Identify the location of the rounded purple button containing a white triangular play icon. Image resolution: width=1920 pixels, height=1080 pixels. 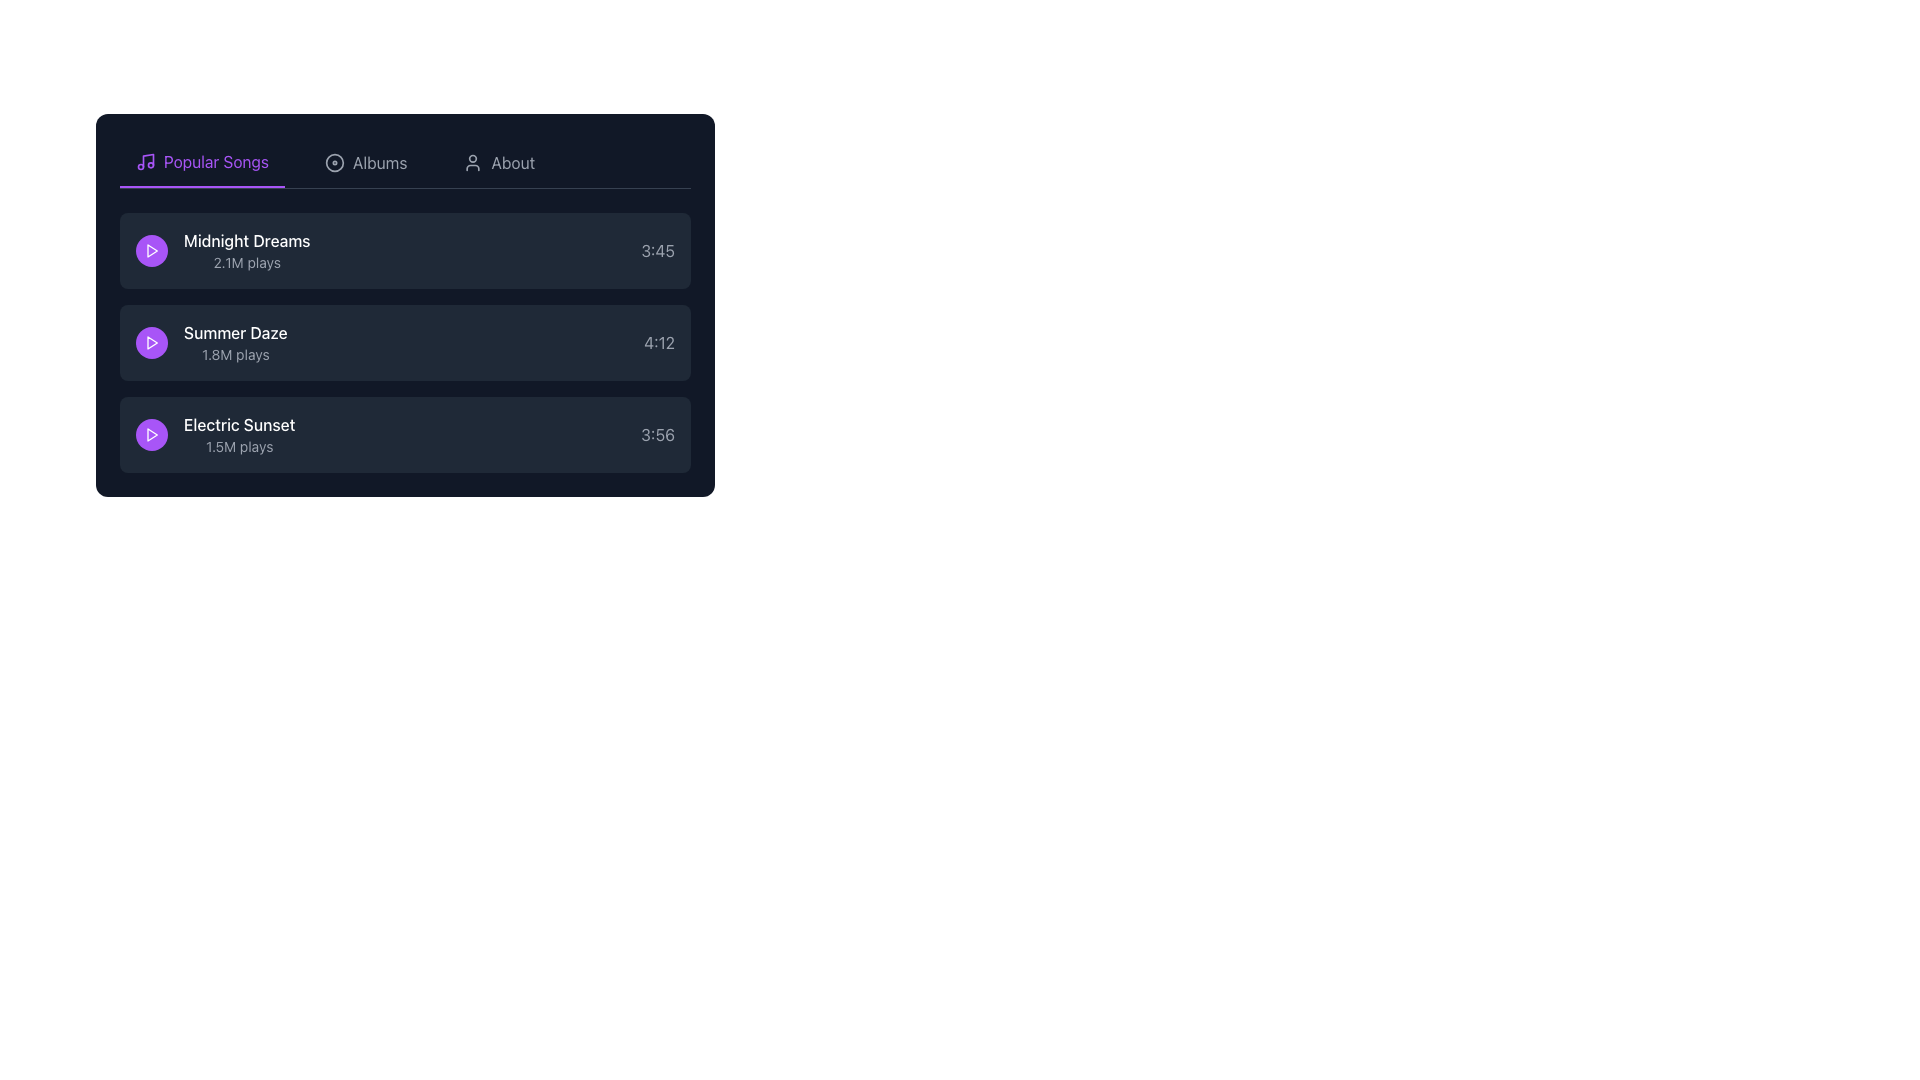
(151, 342).